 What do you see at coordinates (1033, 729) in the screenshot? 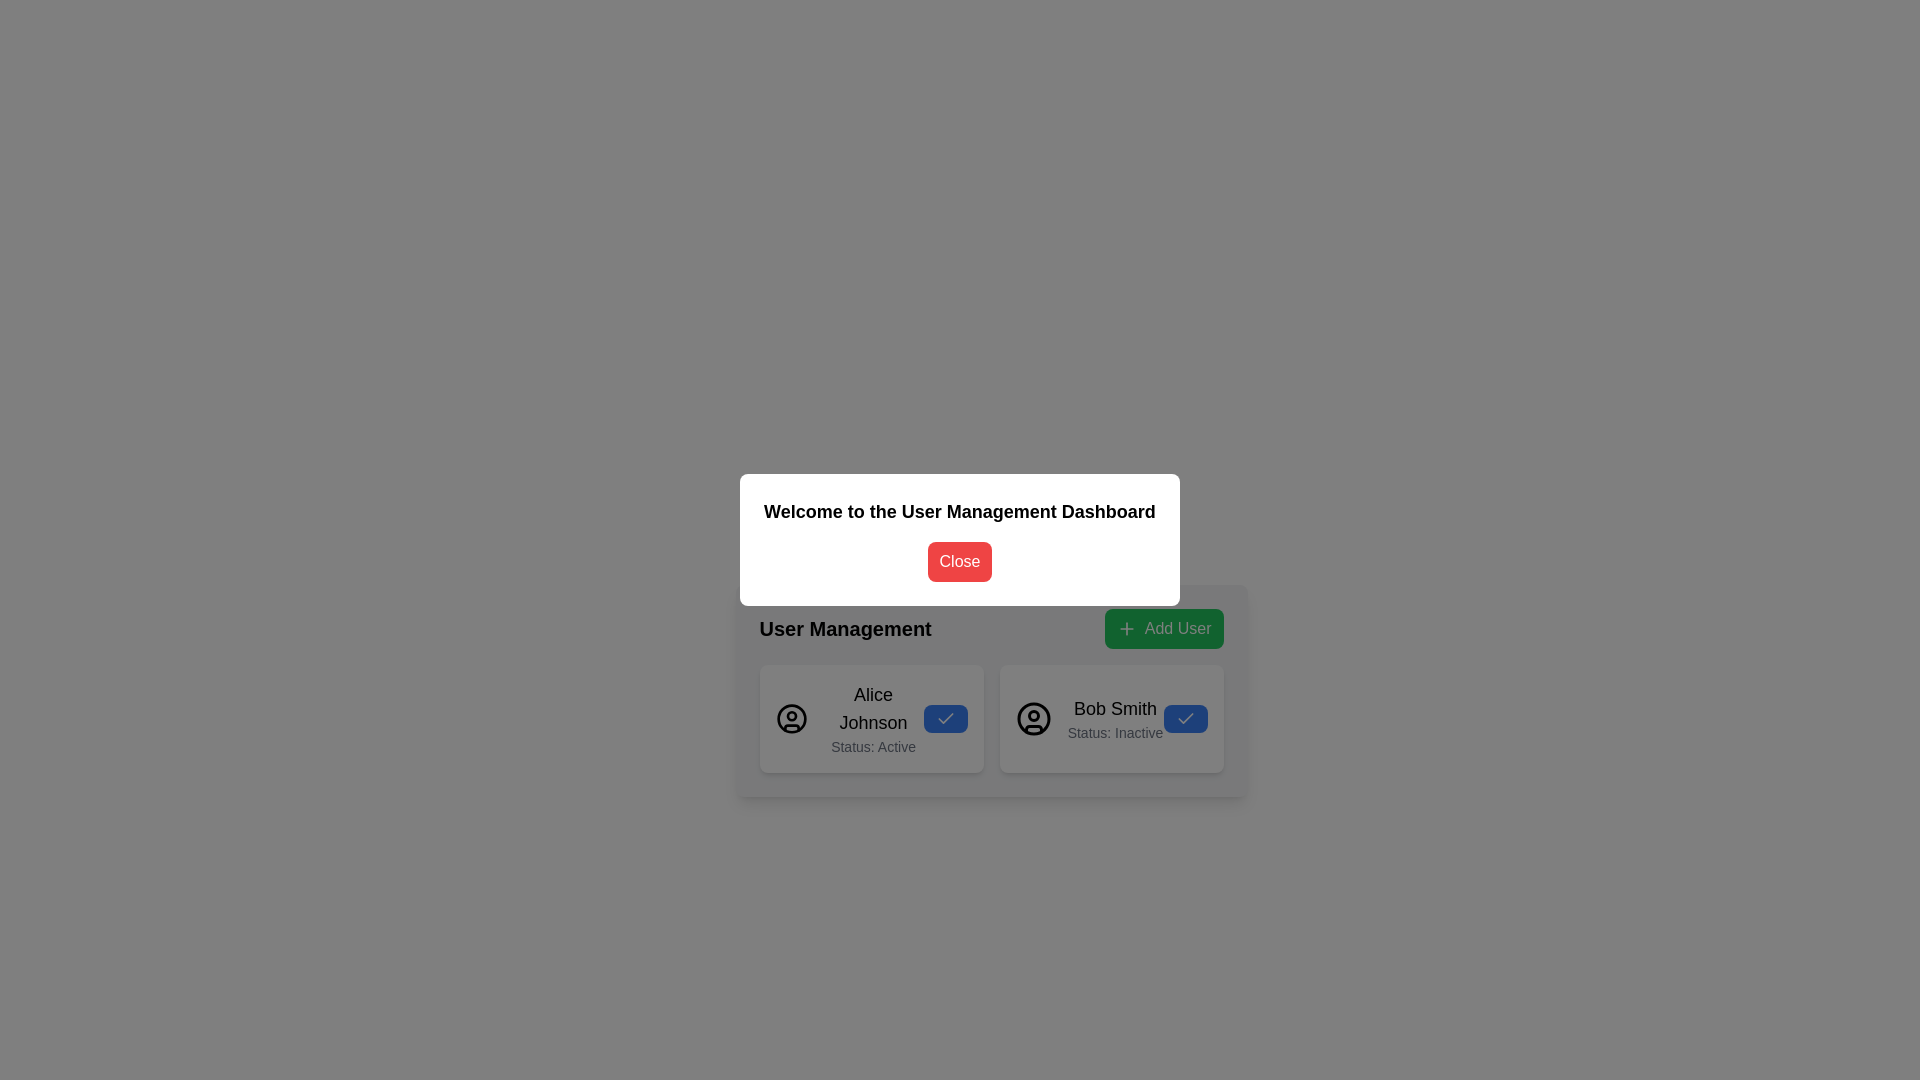
I see `the decorative segment of the user profile icon representing 'Bob Smith' located in the 'User Management' section` at bounding box center [1033, 729].